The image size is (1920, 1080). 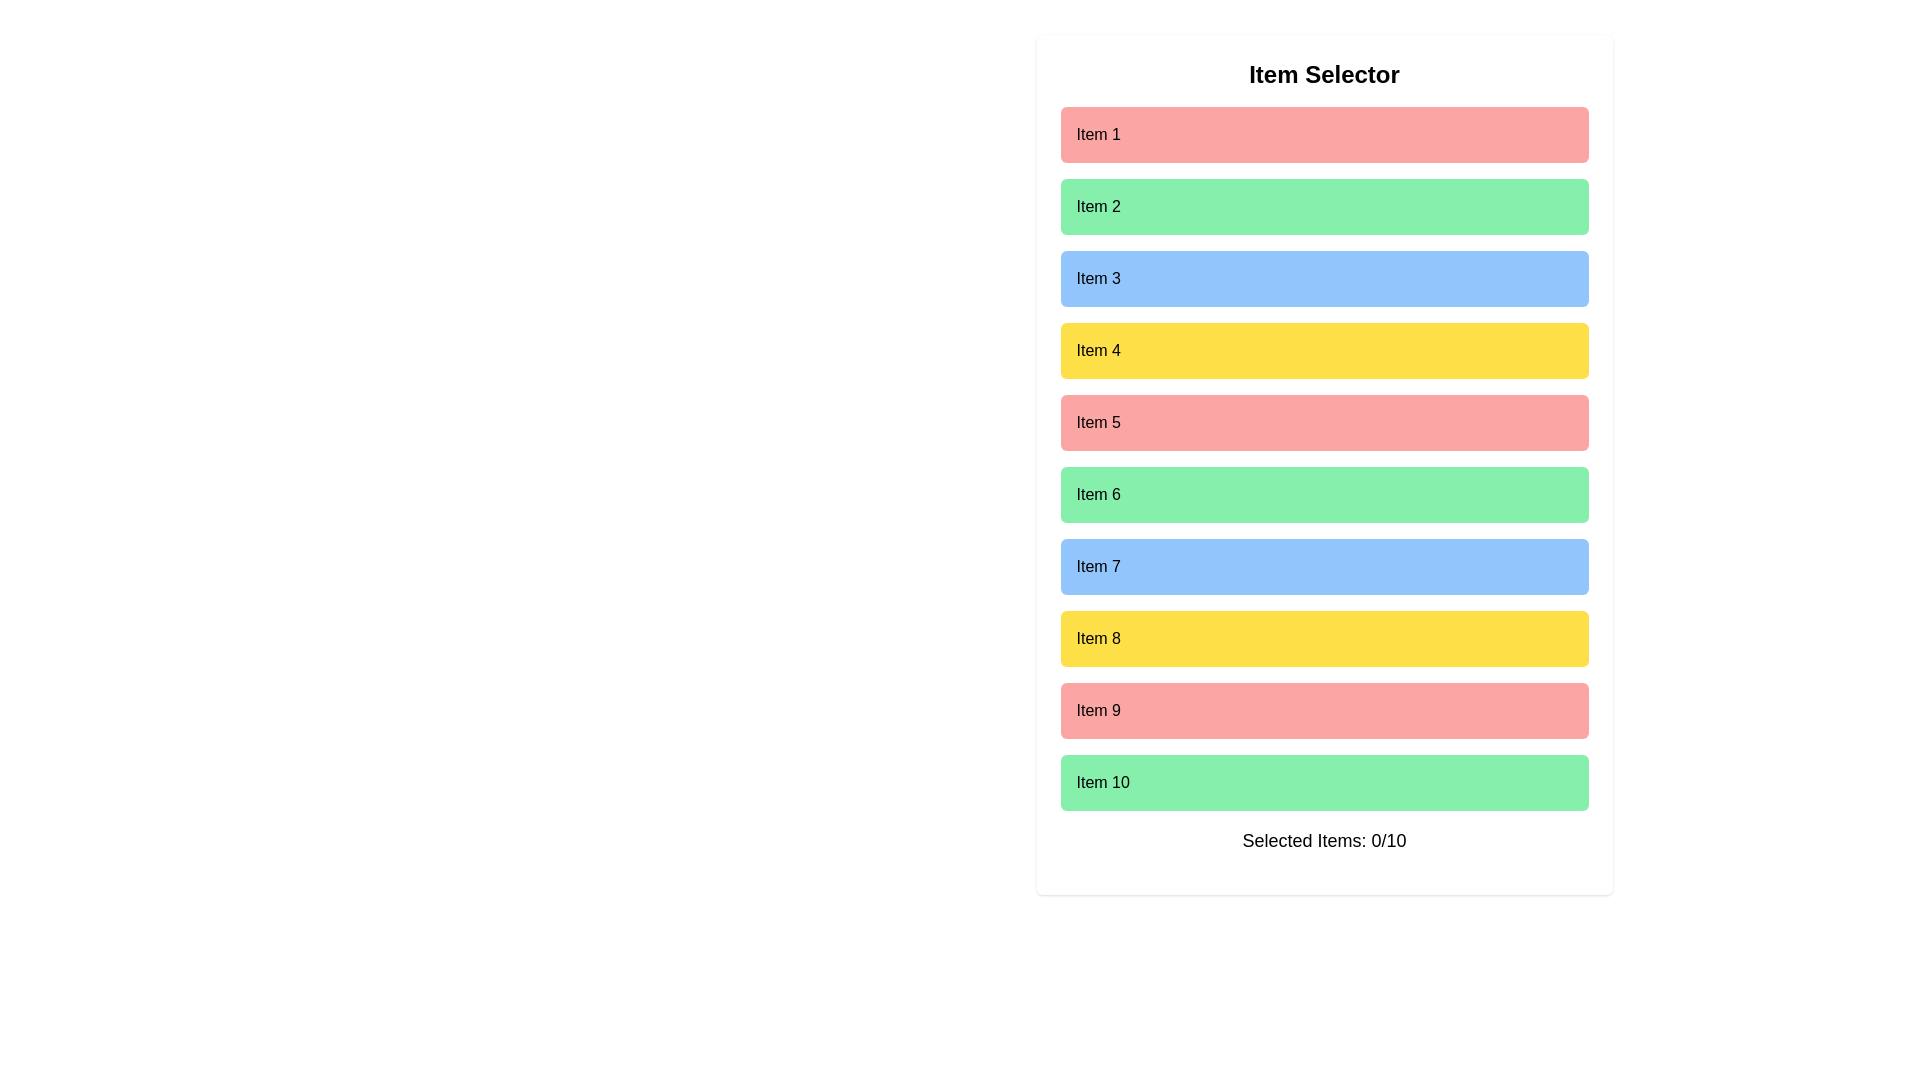 What do you see at coordinates (1097, 422) in the screenshot?
I see `the text label 'Item 5' displayed in a red rectangular box within the fifth item of the vertically stacked list in the 'Item Selector' panel` at bounding box center [1097, 422].